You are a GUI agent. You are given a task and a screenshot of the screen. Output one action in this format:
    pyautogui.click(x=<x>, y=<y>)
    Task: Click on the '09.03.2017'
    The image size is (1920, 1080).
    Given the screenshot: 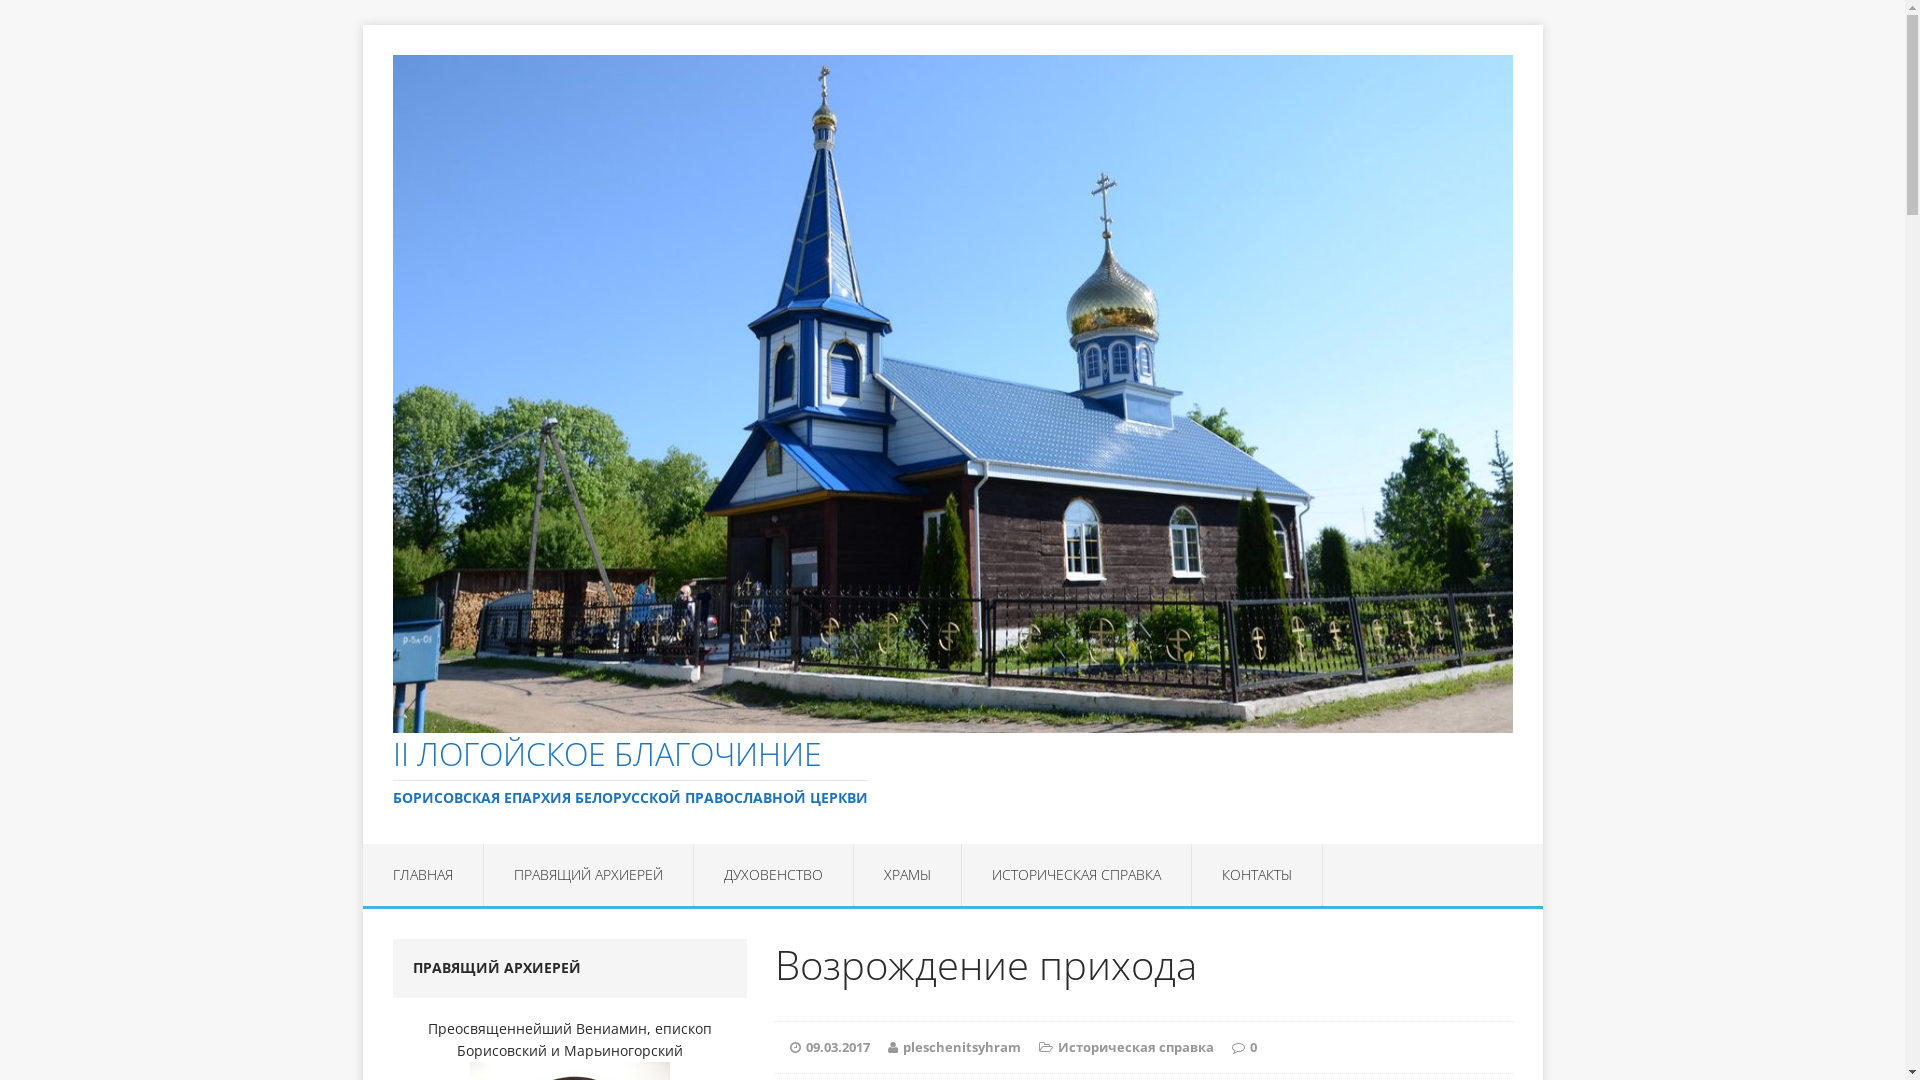 What is the action you would take?
    pyautogui.click(x=838, y=1045)
    